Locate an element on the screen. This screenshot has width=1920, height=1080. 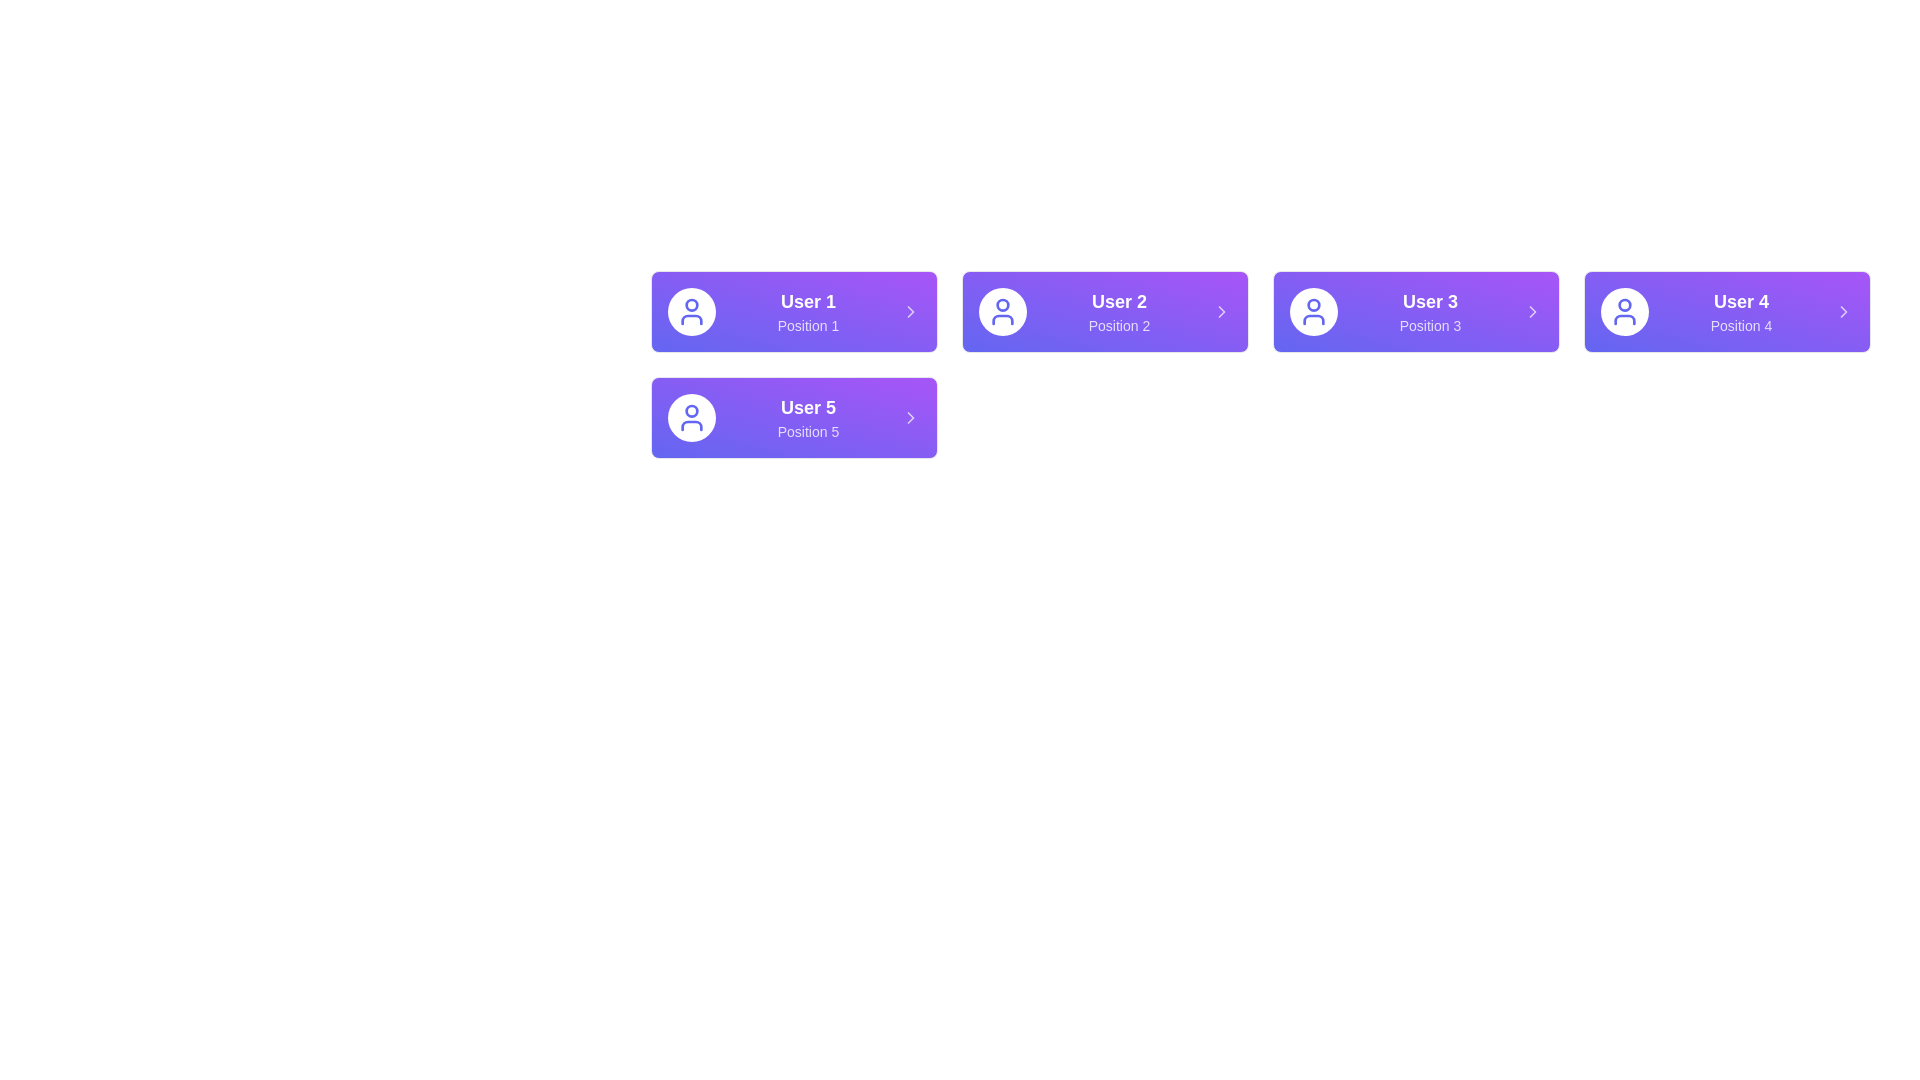
the user silhouette icon with indigo coloration in the 'User 4' card is located at coordinates (1625, 312).